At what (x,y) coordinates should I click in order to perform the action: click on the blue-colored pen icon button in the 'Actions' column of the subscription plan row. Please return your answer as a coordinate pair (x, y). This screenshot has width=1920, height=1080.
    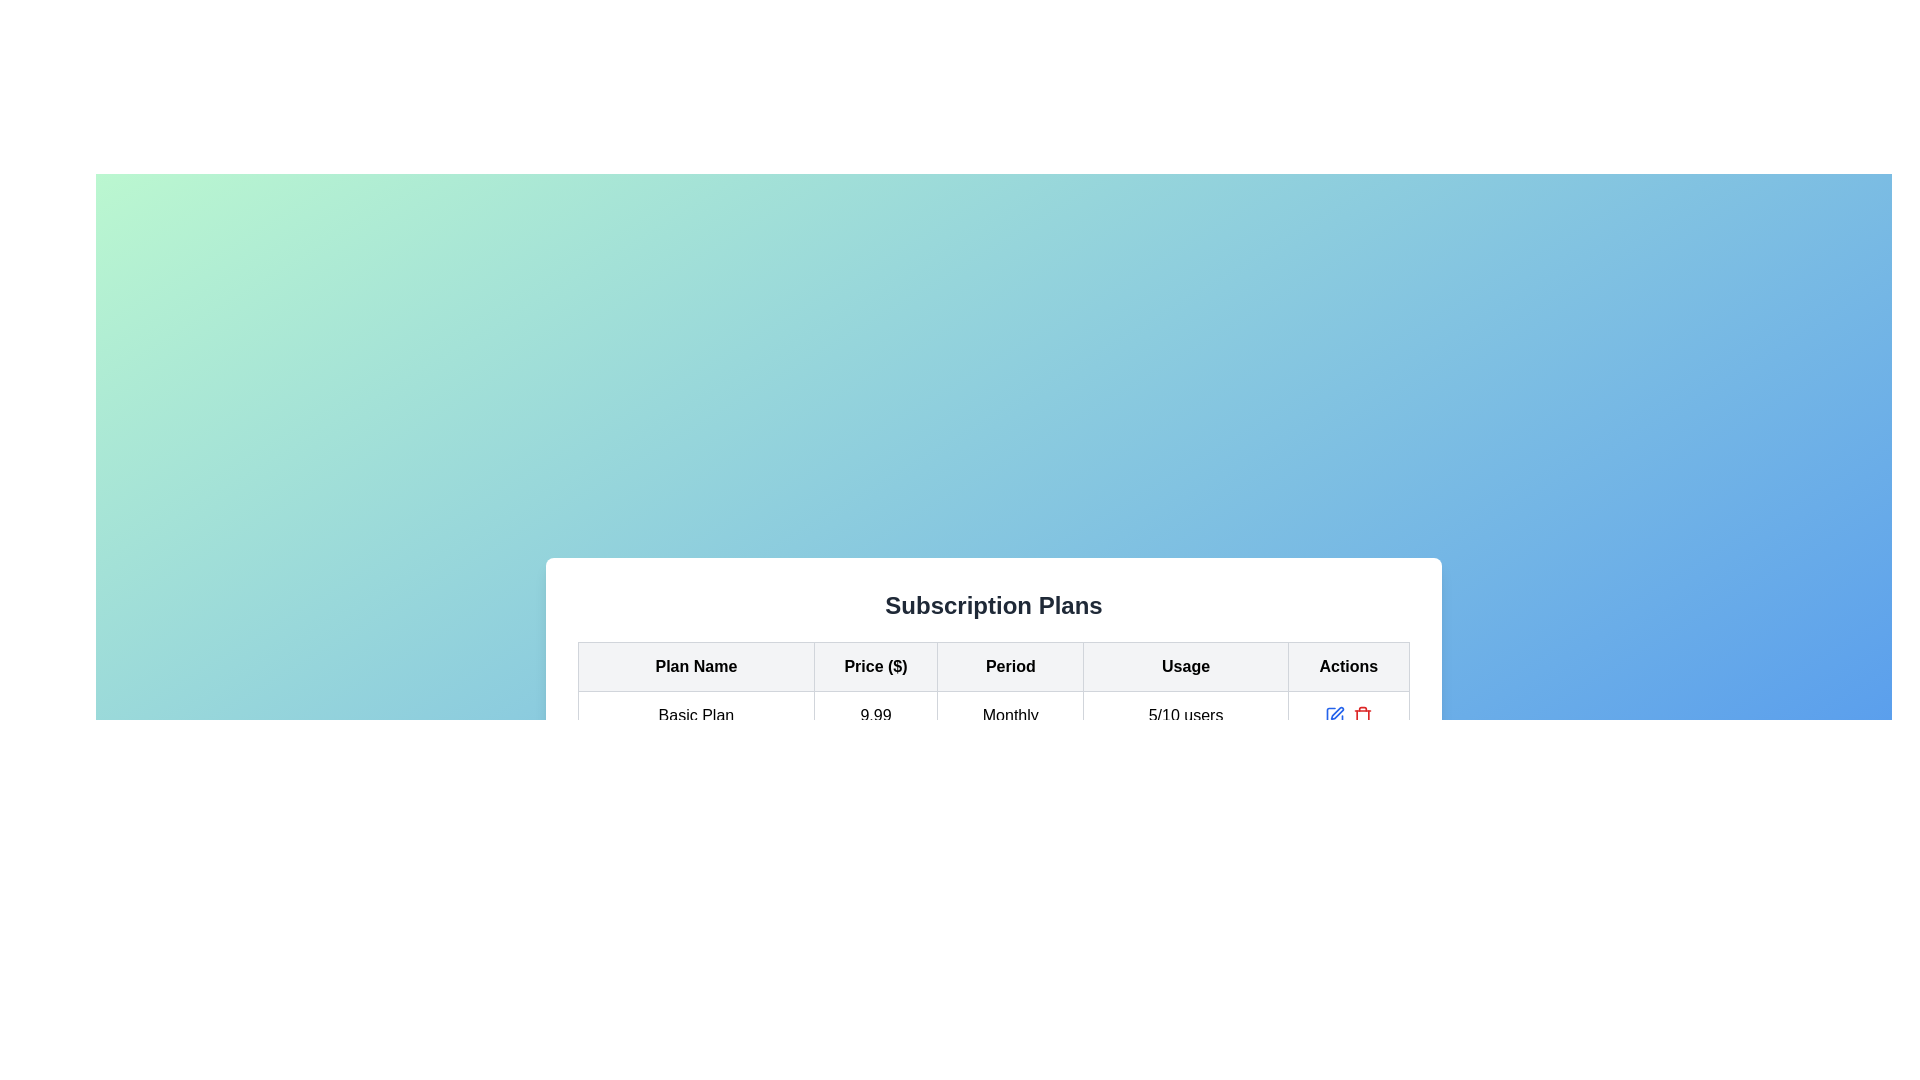
    Looking at the image, I should click on (1334, 714).